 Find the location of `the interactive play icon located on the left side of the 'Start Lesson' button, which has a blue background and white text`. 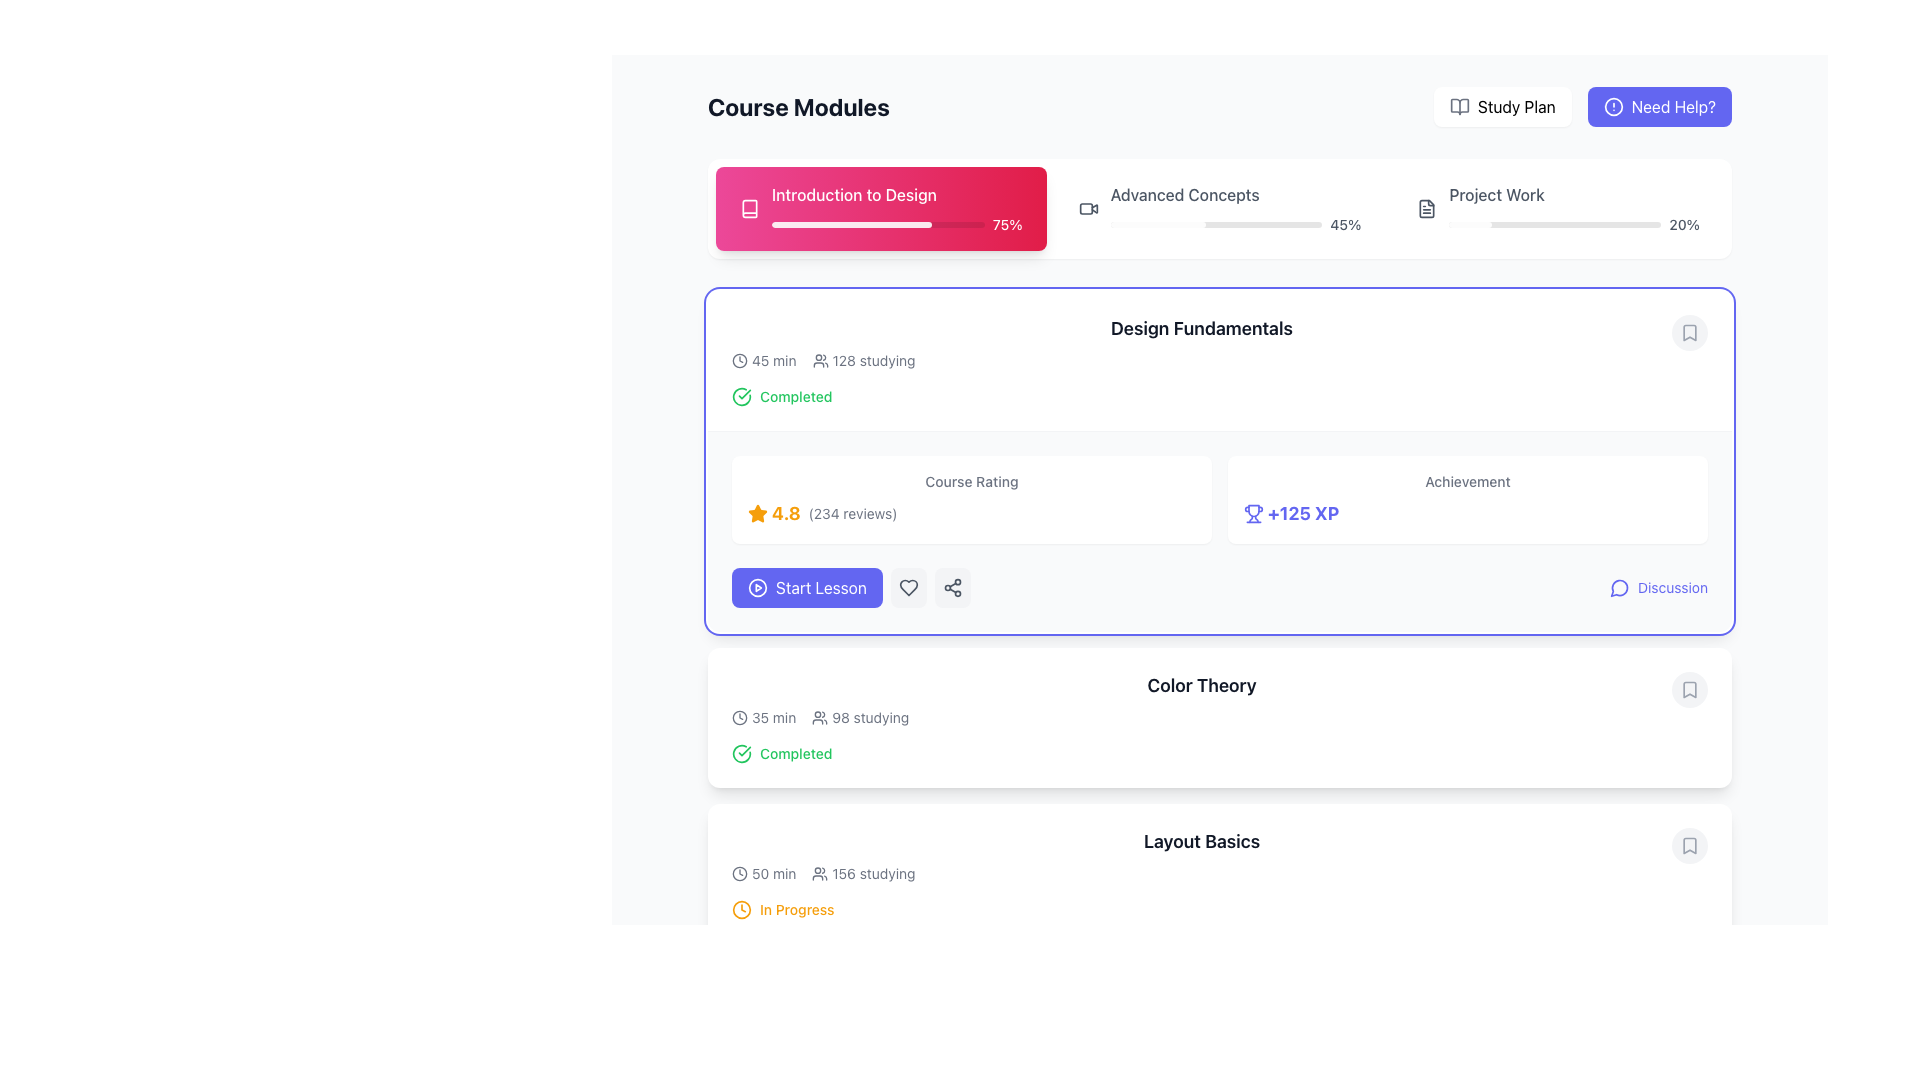

the interactive play icon located on the left side of the 'Start Lesson' button, which has a blue background and white text is located at coordinates (757, 586).